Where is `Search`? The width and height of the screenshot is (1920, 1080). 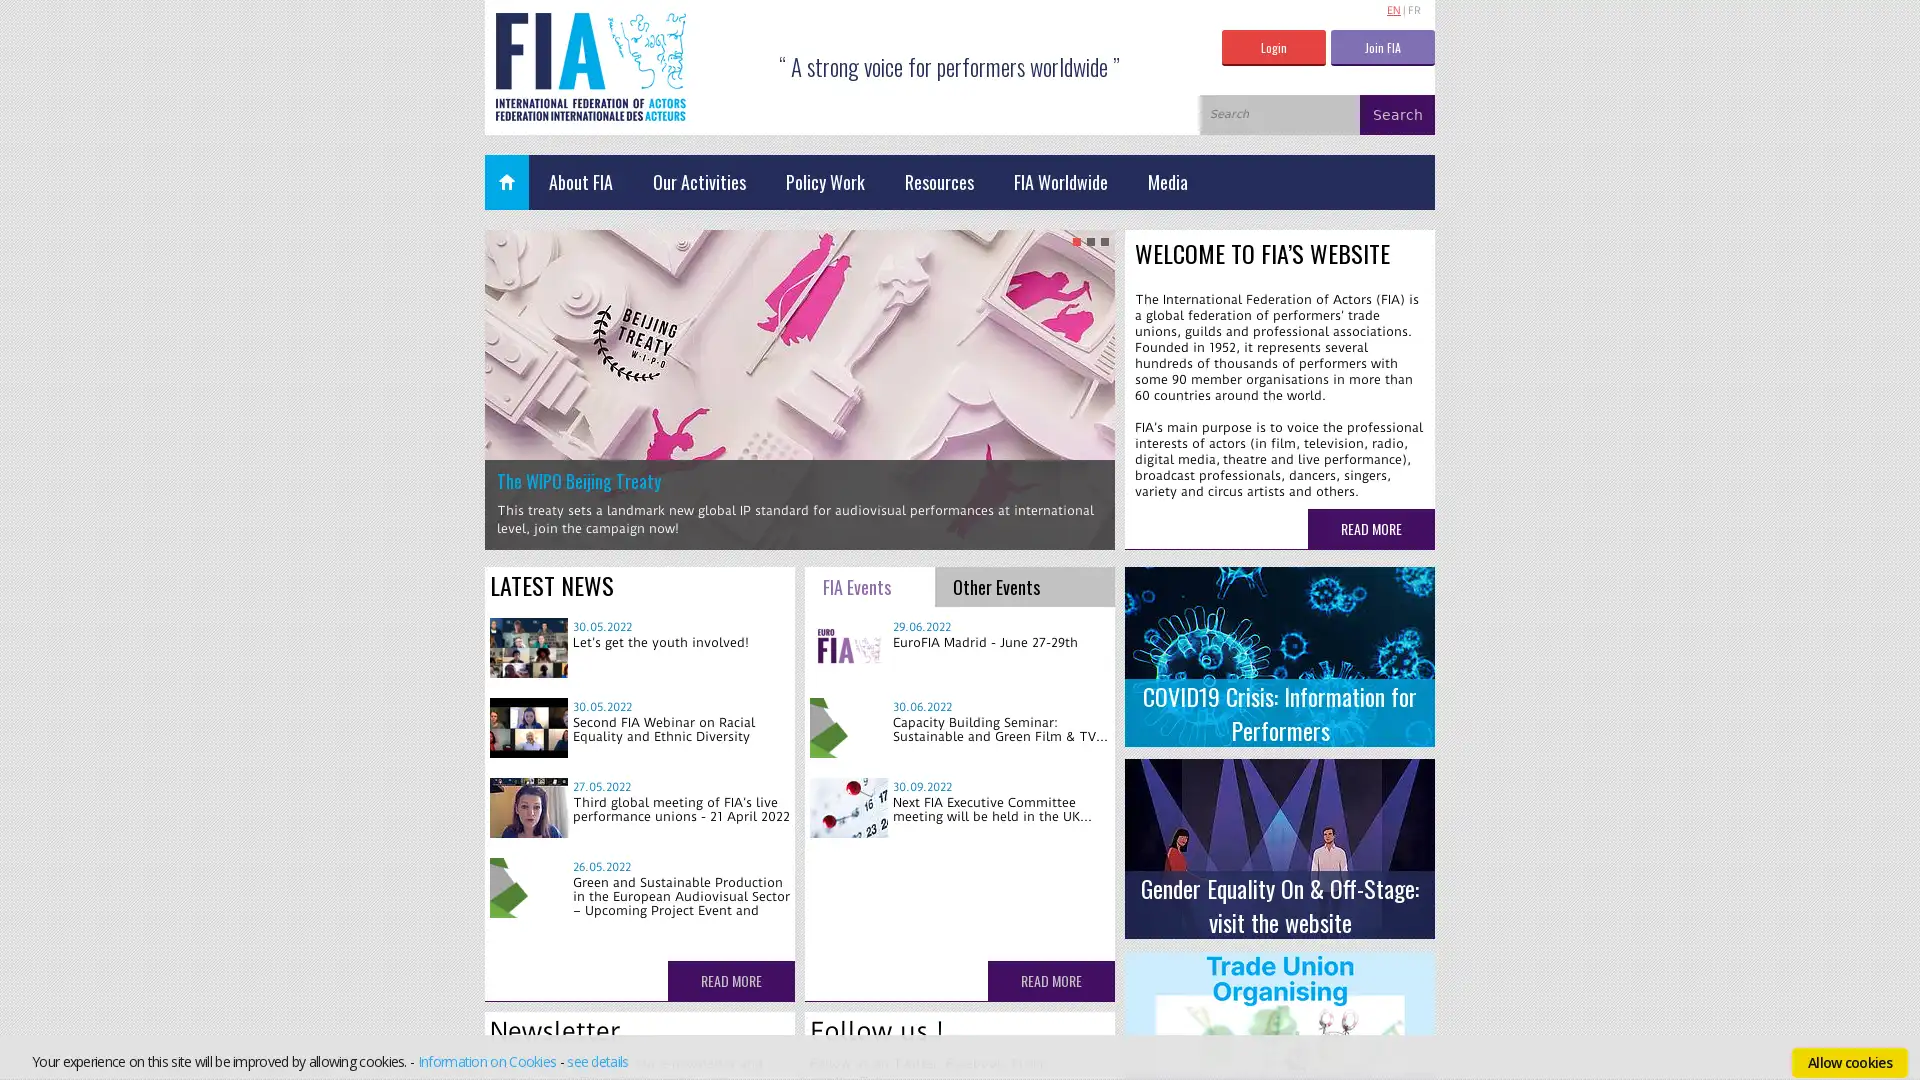
Search is located at coordinates (1396, 115).